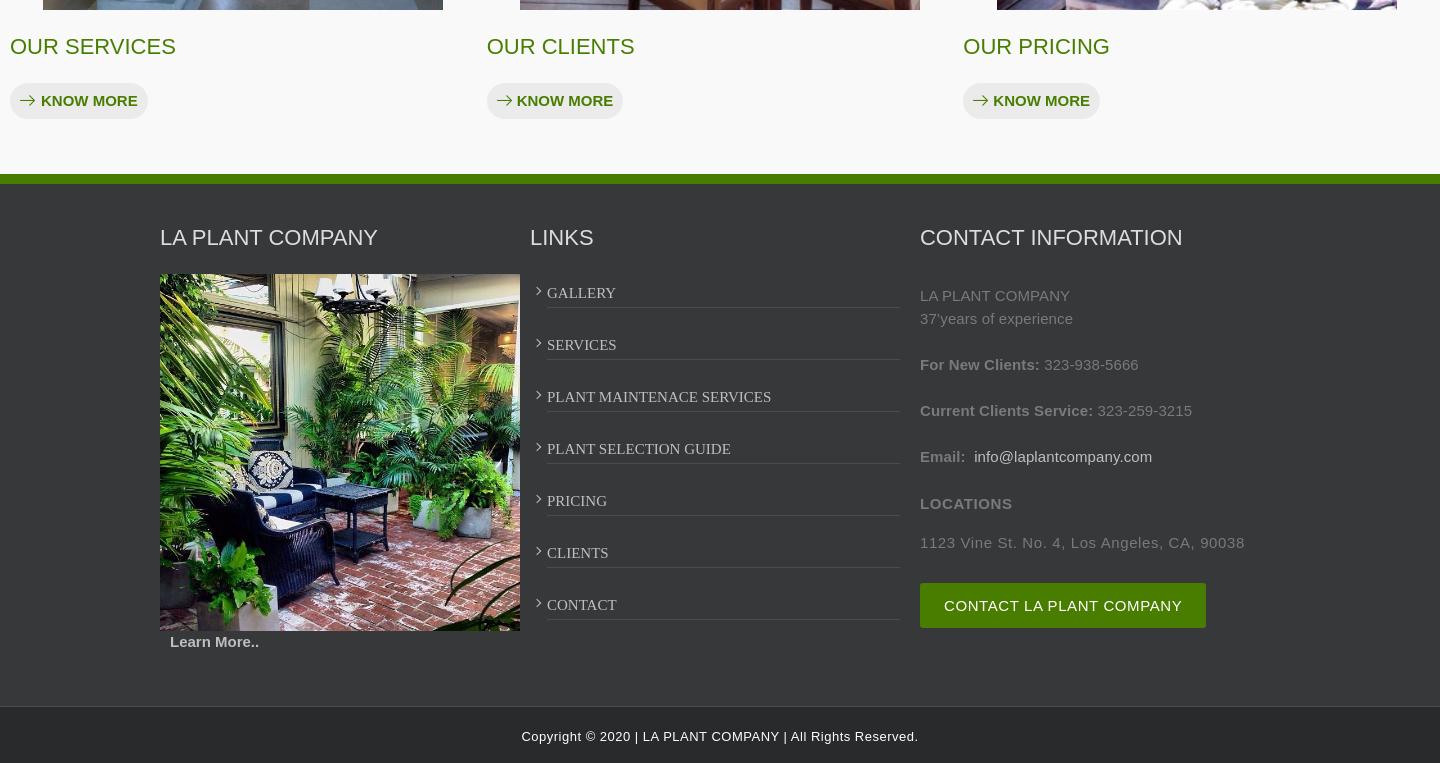 Image resolution: width=1440 pixels, height=763 pixels. I want to click on 'For New Clients:', so click(919, 362).